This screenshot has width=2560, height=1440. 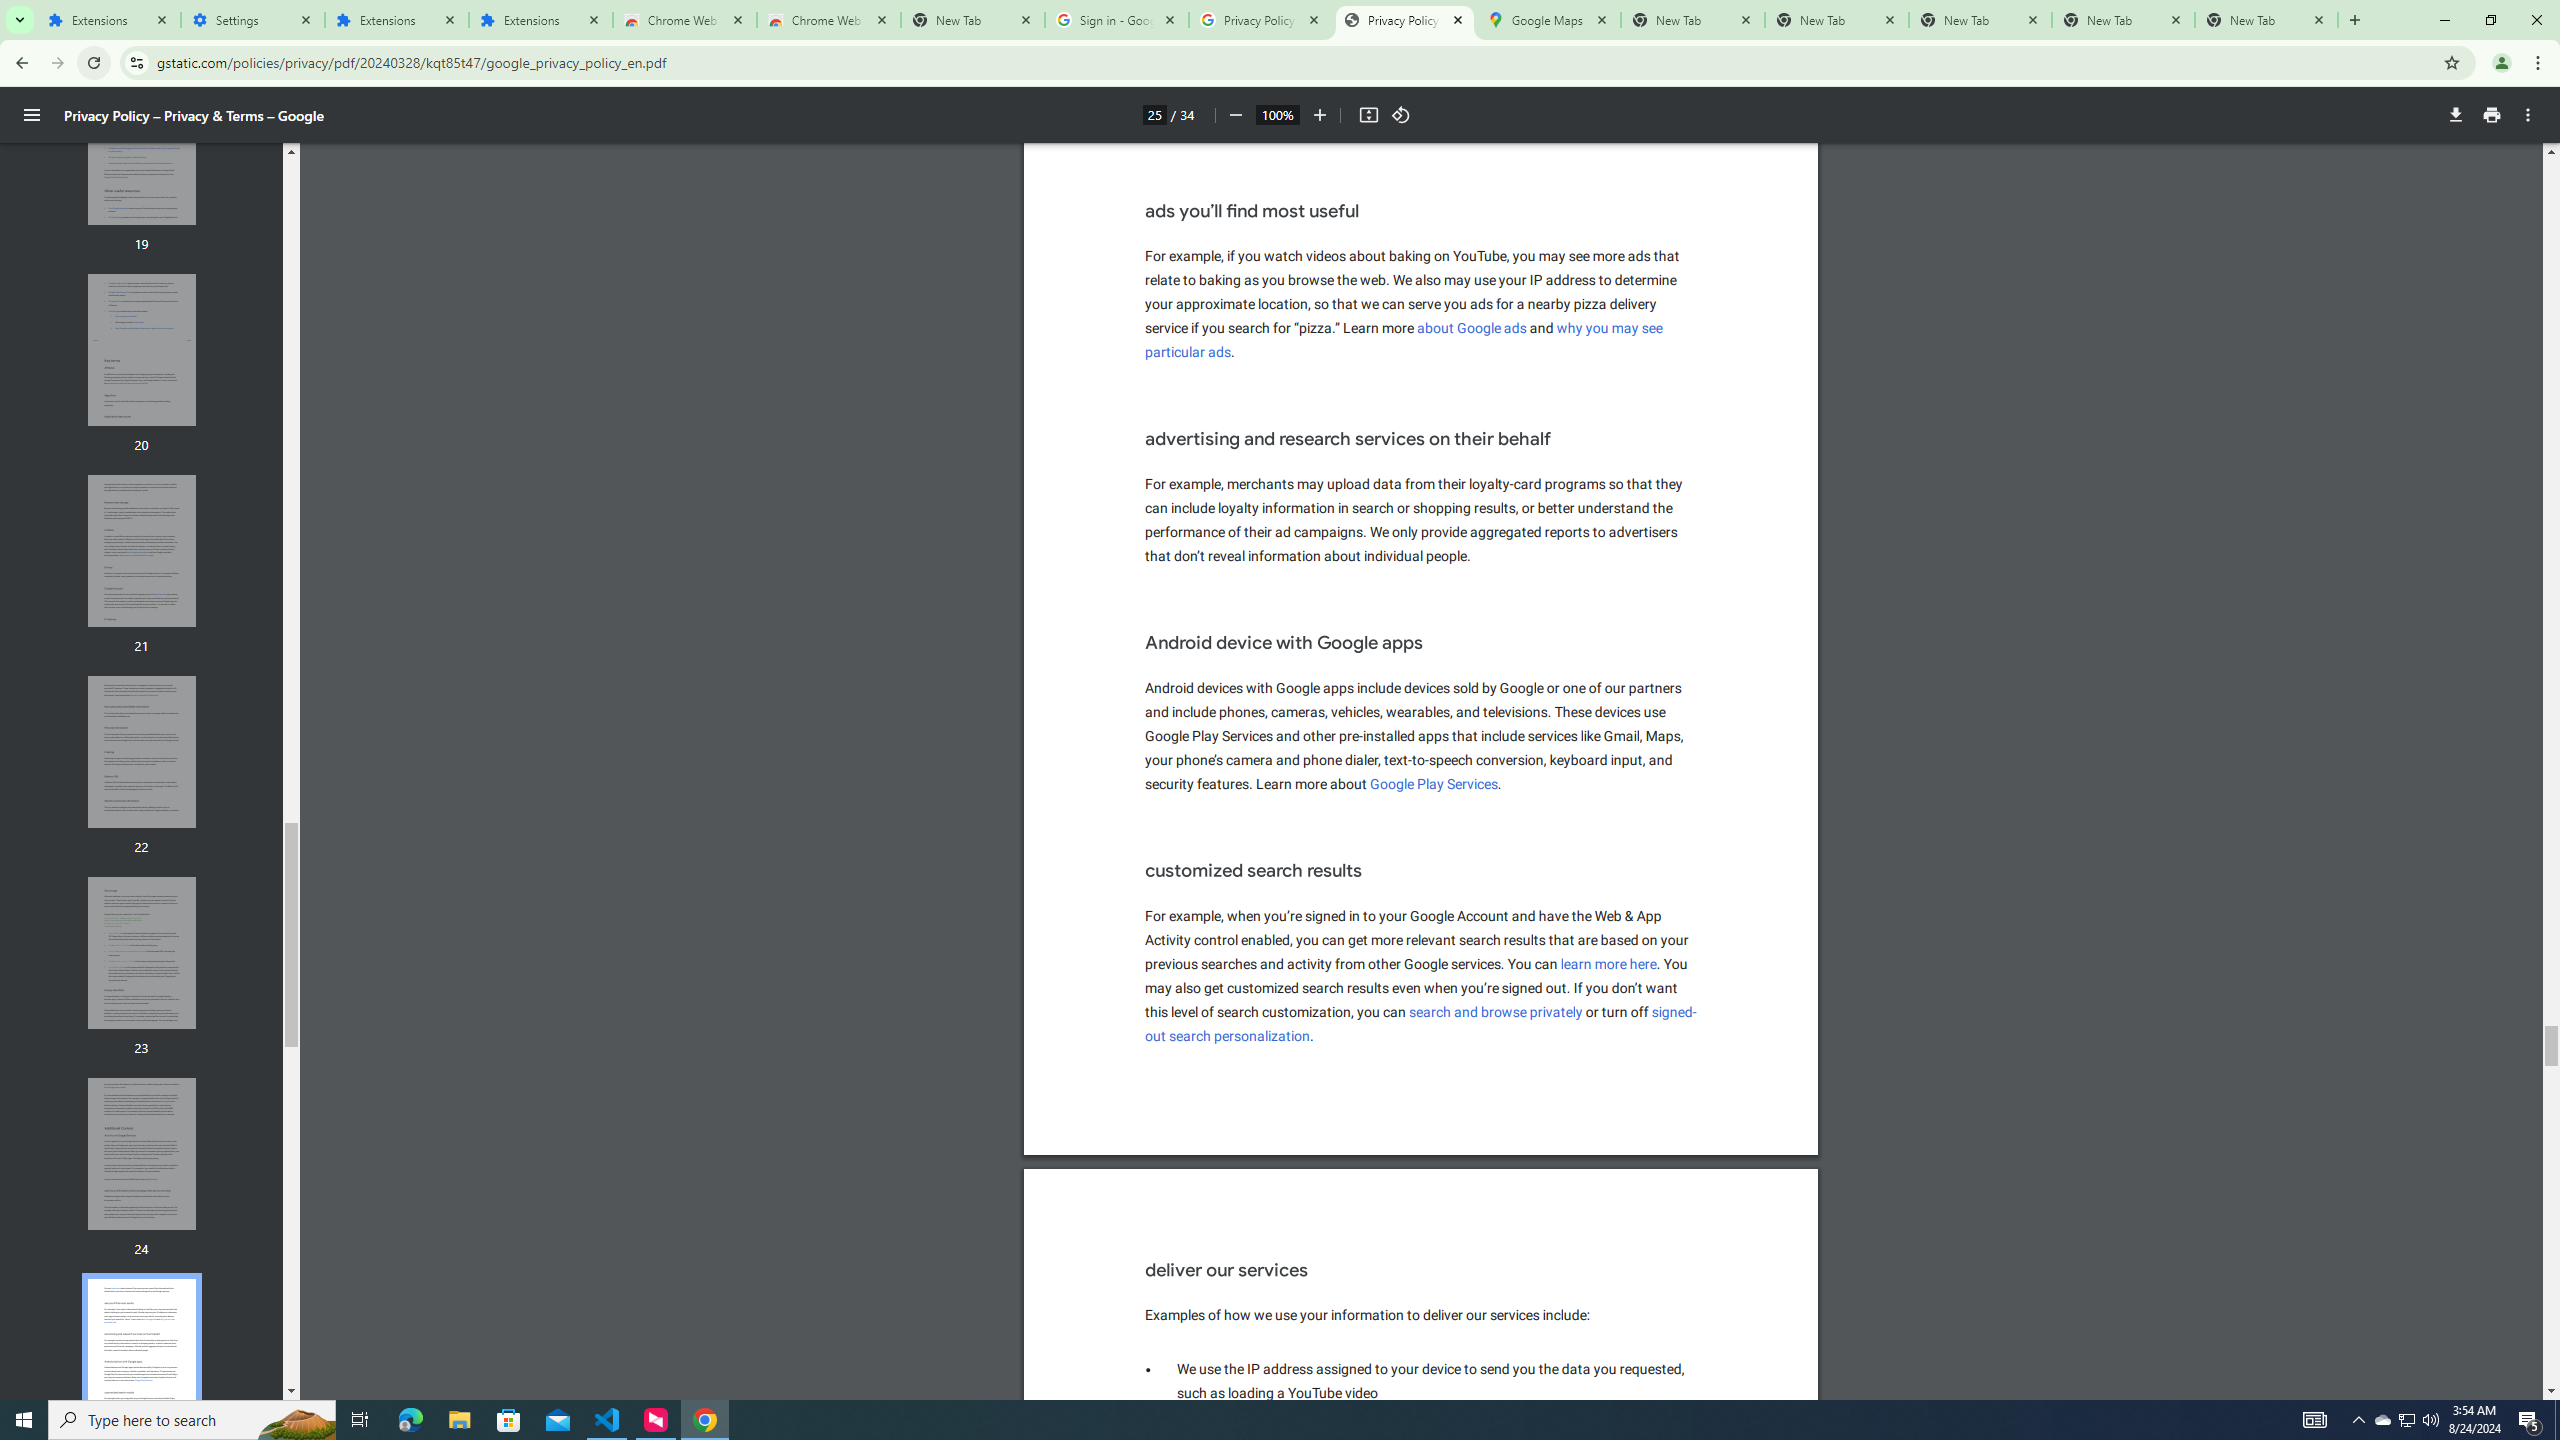 What do you see at coordinates (142, 751) in the screenshot?
I see `'Thumbnail for page 22'` at bounding box center [142, 751].